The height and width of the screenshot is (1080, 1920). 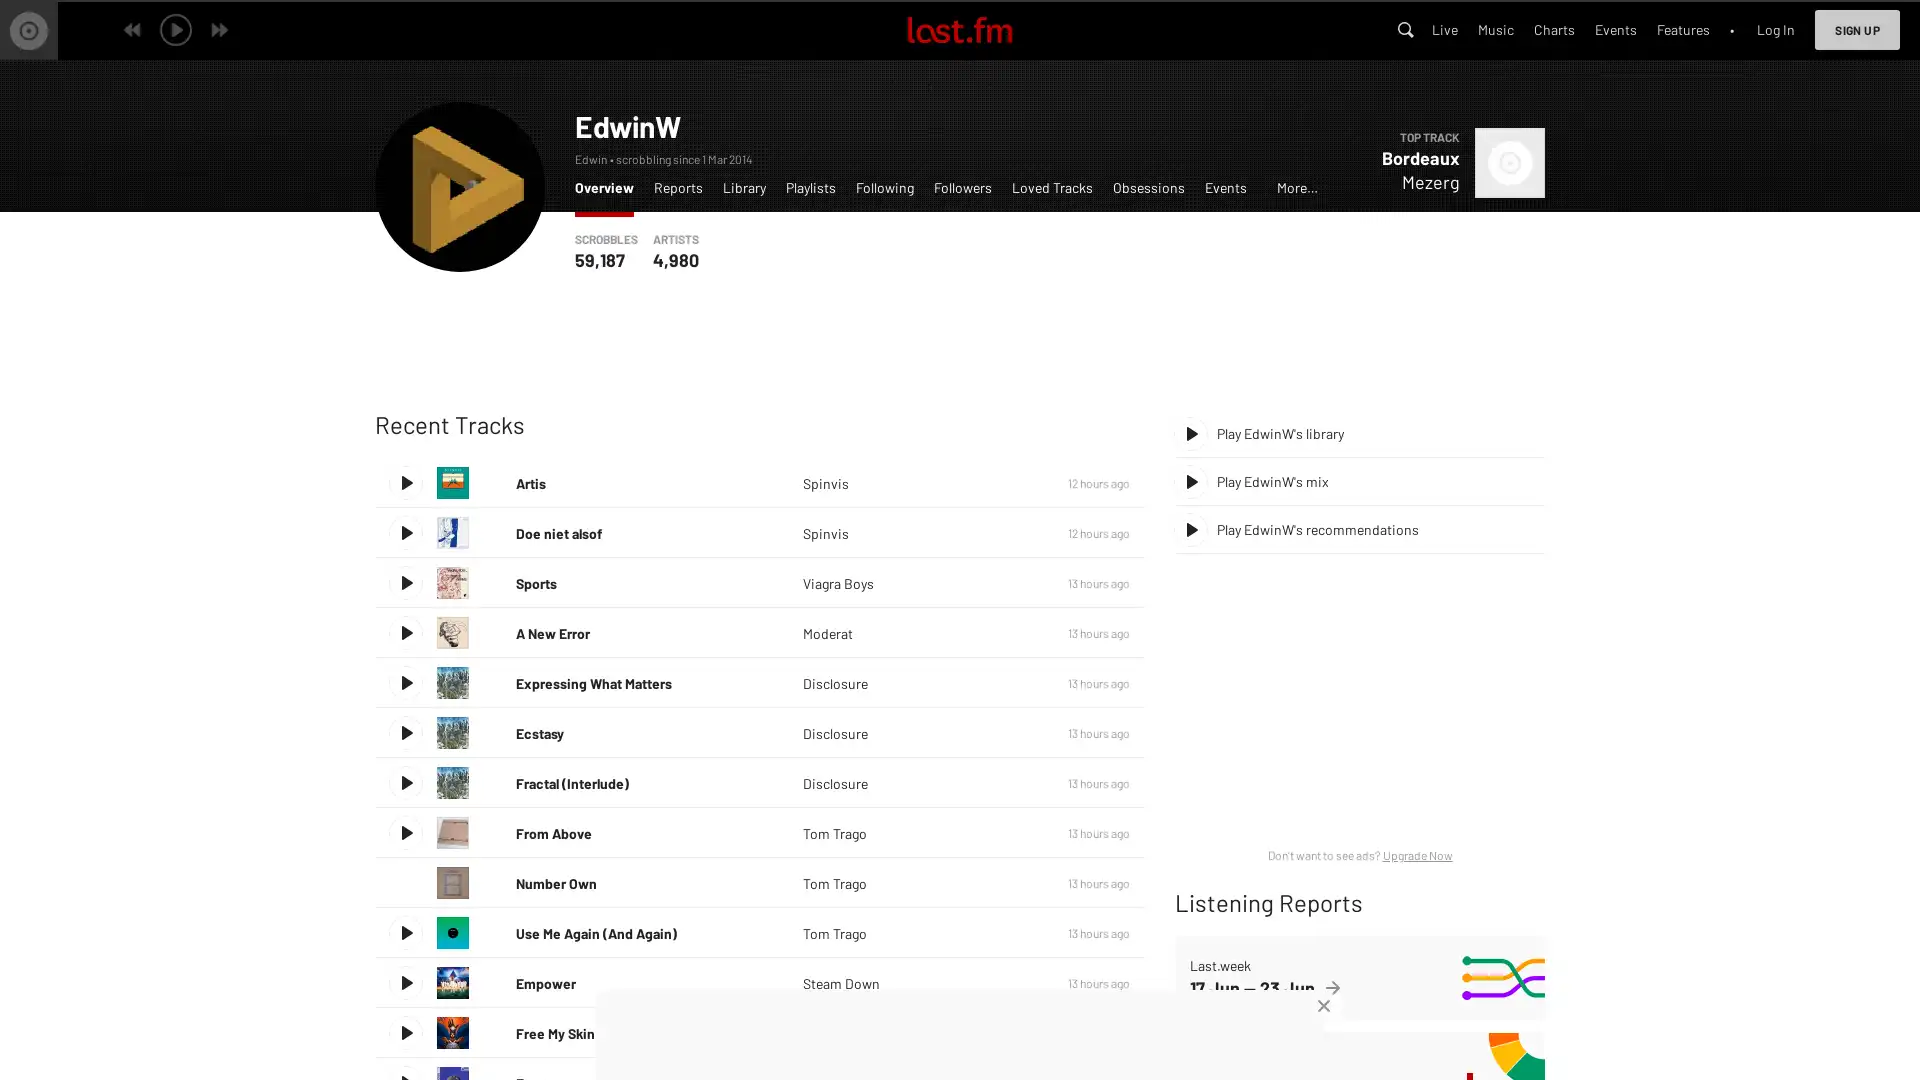 What do you see at coordinates (1008, 833) in the screenshot?
I see `Buy` at bounding box center [1008, 833].